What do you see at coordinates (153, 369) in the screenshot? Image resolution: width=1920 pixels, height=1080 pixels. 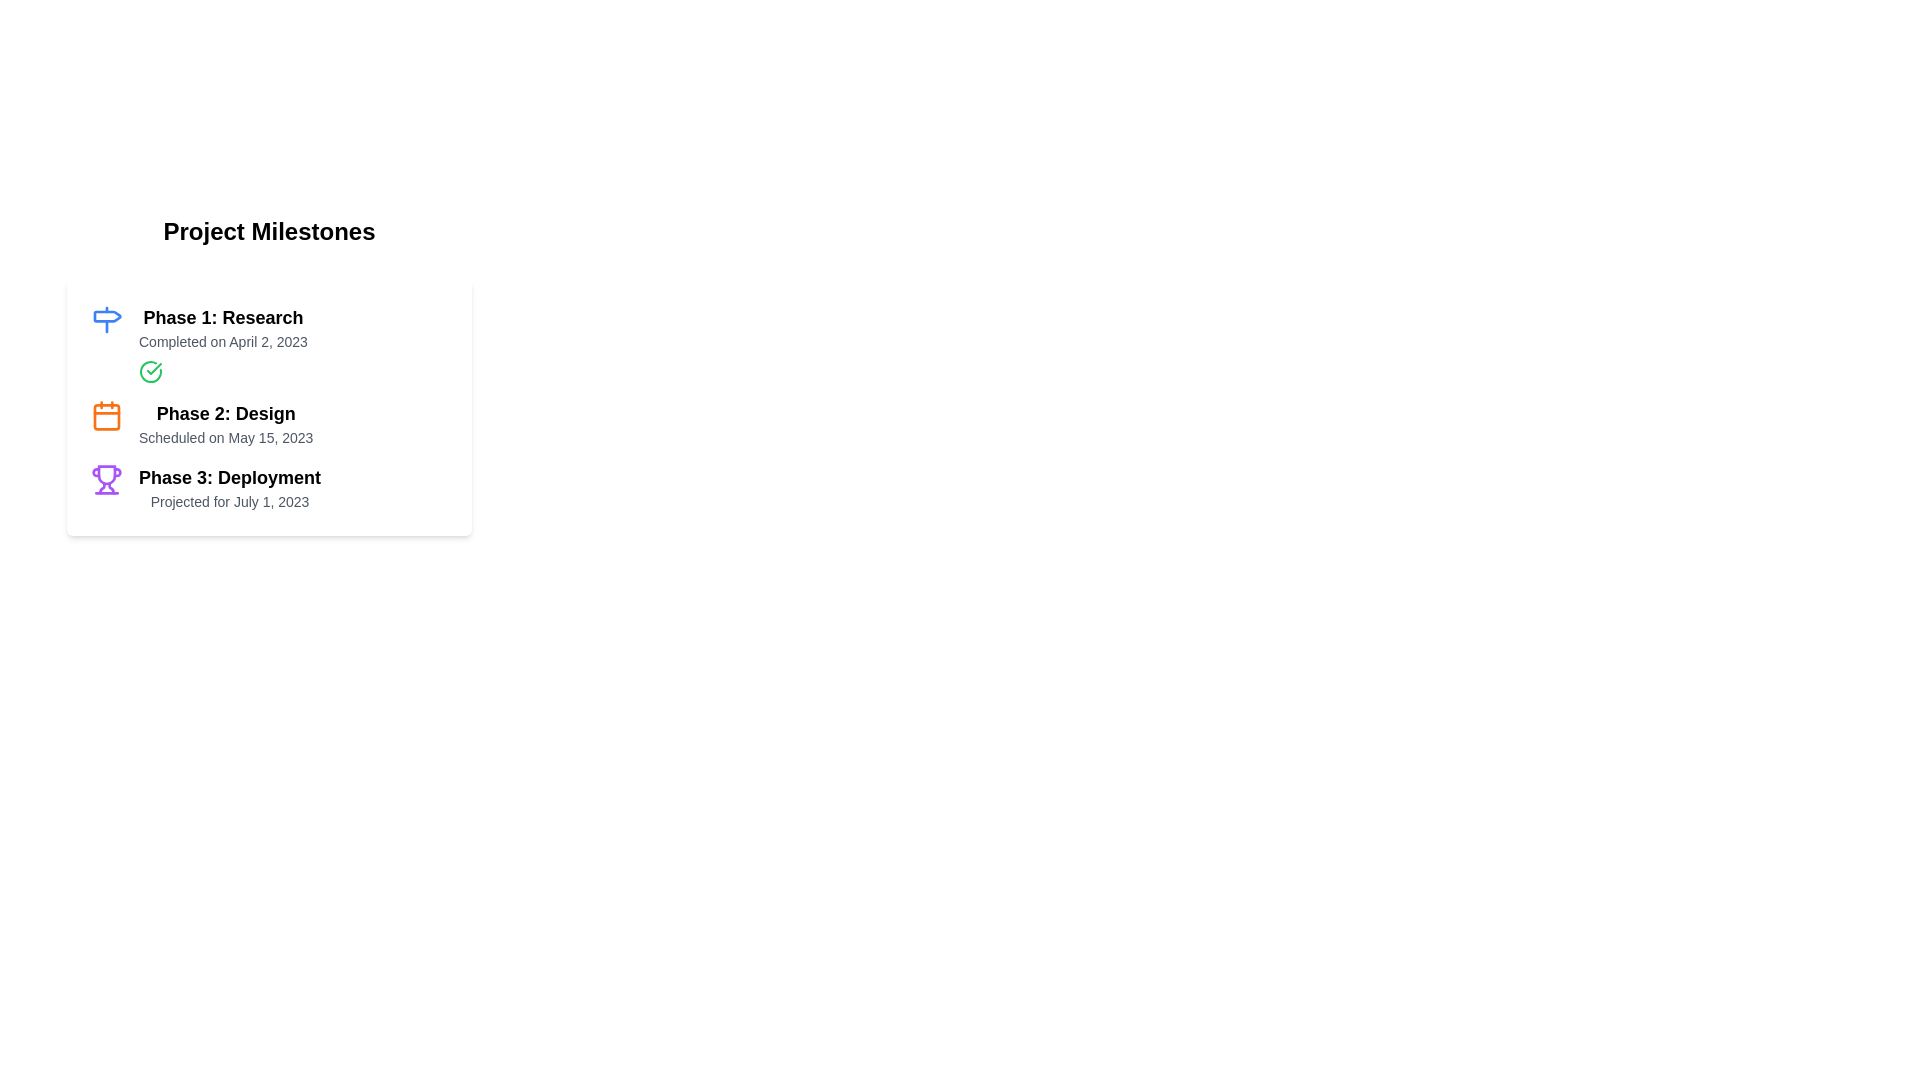 I see `the green checkmark icon indicating a completed task next to 'Phase 1: Research'` at bounding box center [153, 369].